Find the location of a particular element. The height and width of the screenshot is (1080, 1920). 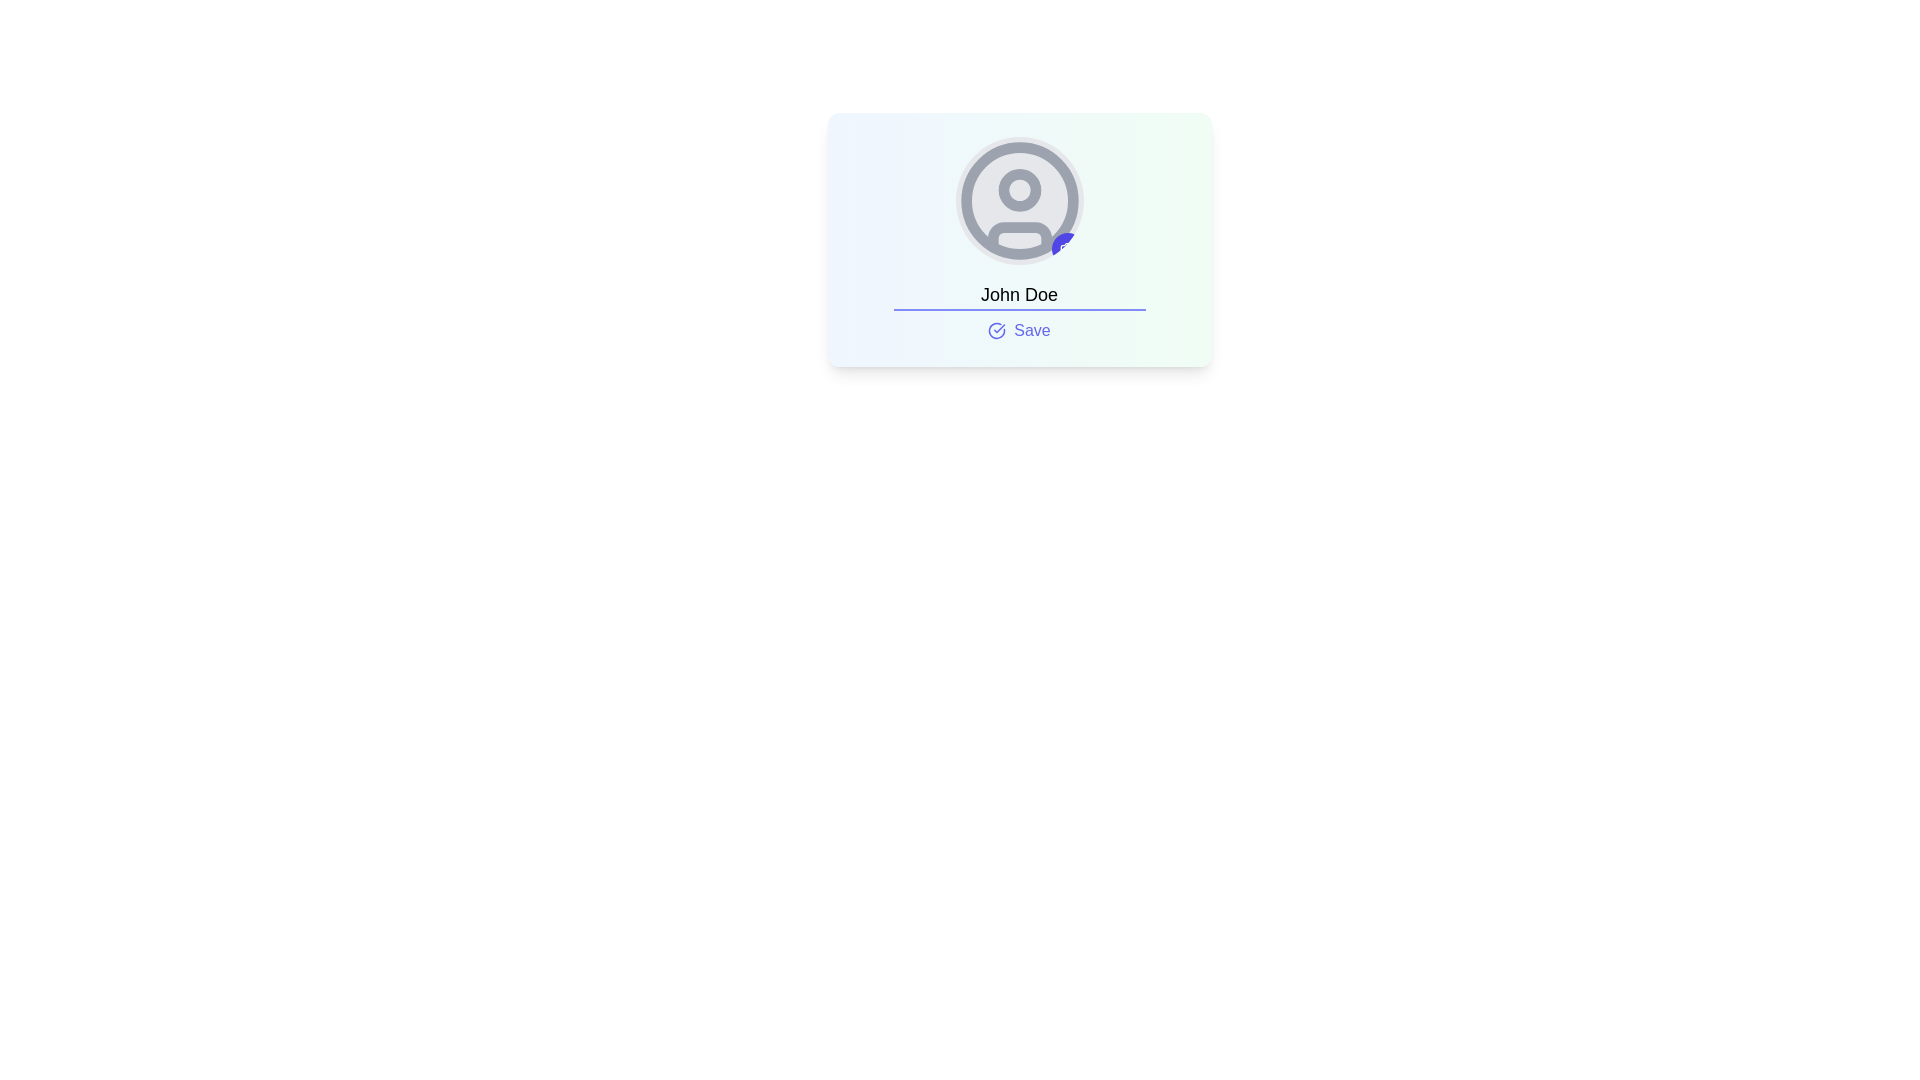

the largest circular SVG element with a gray outline and light gray fill, located at the center of the user avatar icon in the user card interface is located at coordinates (1019, 200).